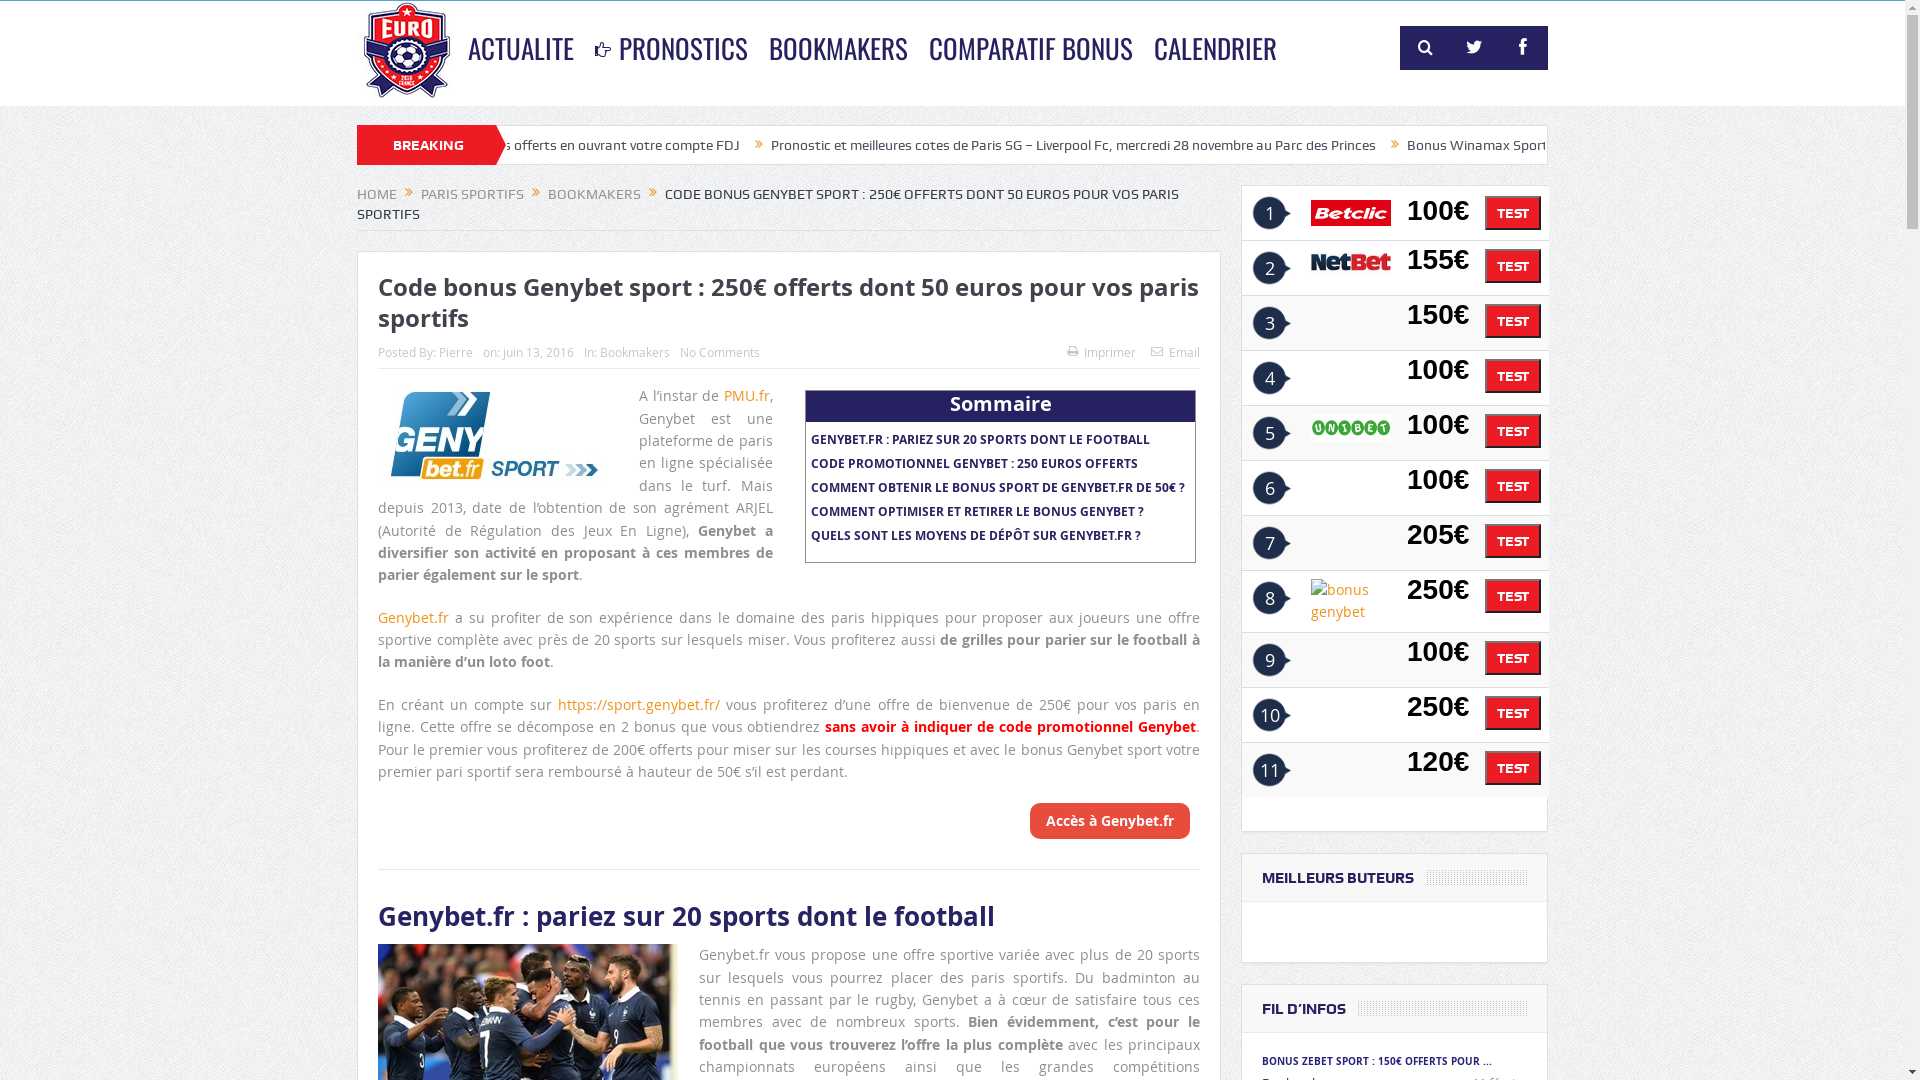 The height and width of the screenshot is (1080, 1920). I want to click on 'PARIS SPORTIFS', so click(471, 193).